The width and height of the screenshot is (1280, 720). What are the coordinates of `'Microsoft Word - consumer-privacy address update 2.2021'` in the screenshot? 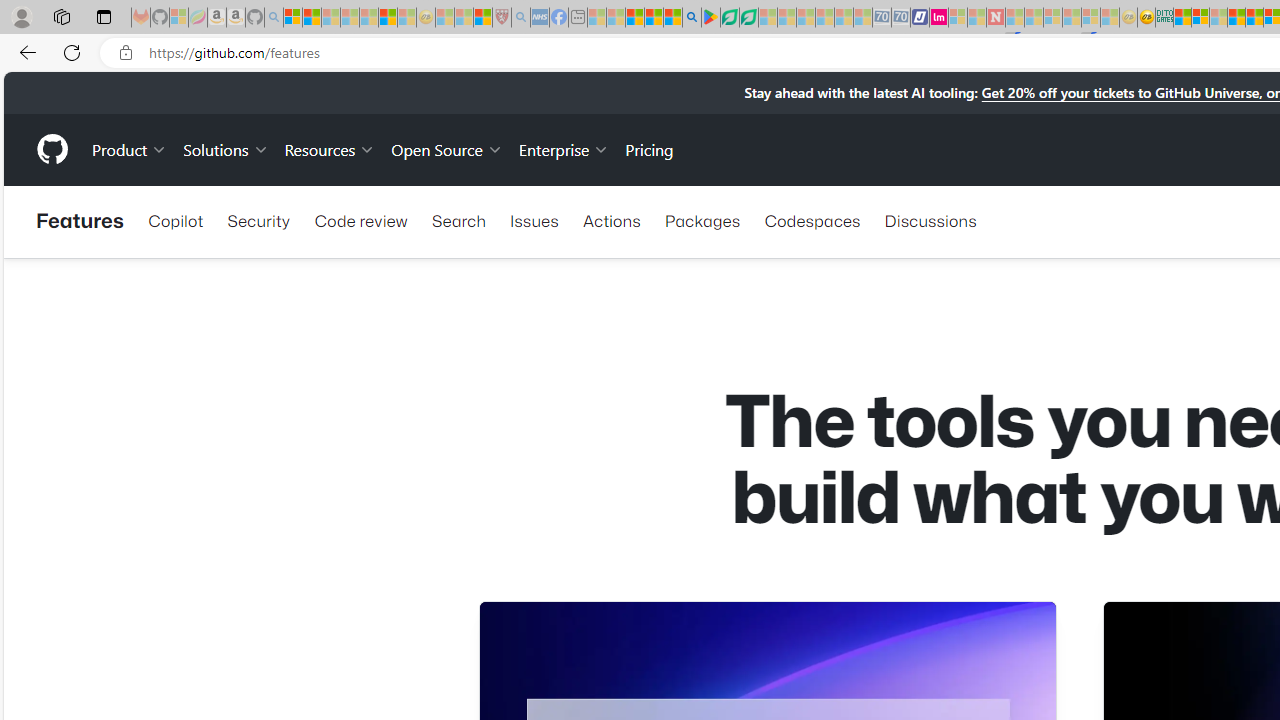 It's located at (747, 17).